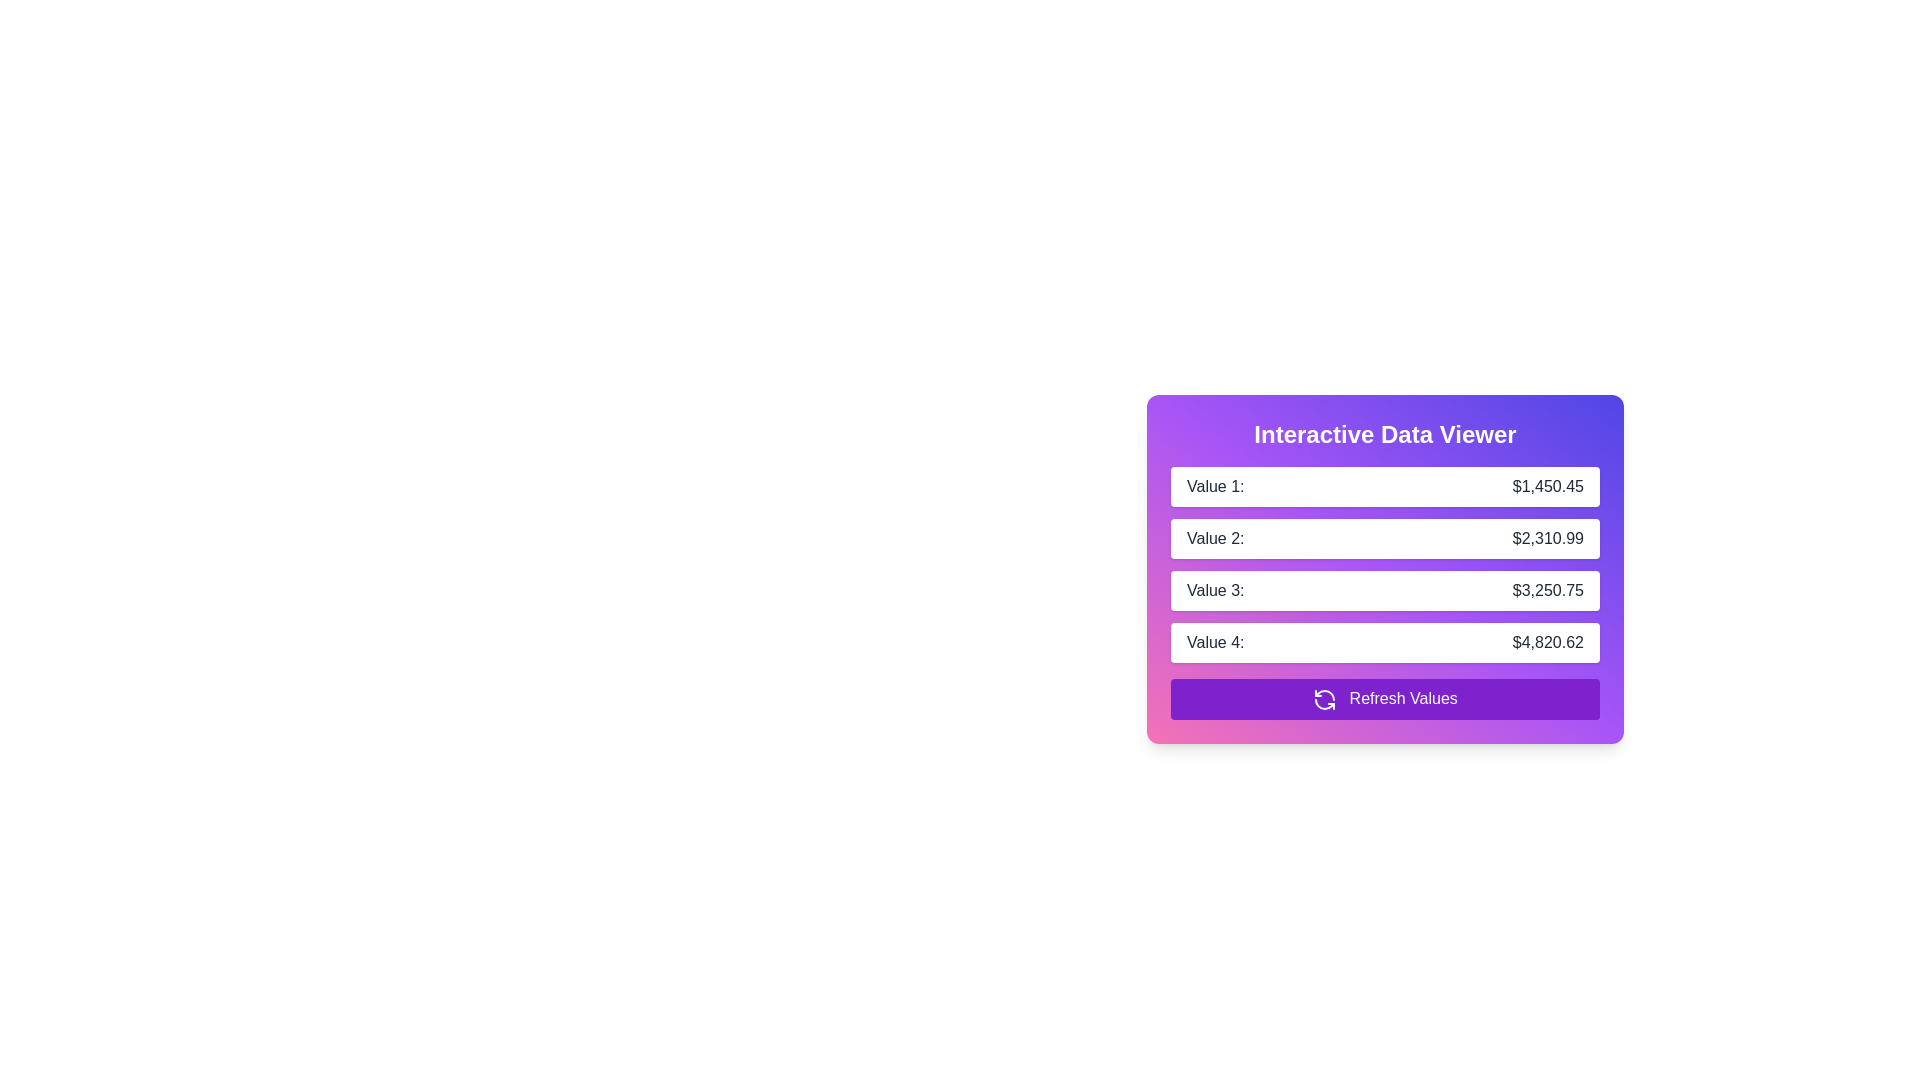 This screenshot has height=1080, width=1920. I want to click on the static text label identifying the value '2', which is located to the left of '$2,310.99' in a card layout, so click(1214, 538).